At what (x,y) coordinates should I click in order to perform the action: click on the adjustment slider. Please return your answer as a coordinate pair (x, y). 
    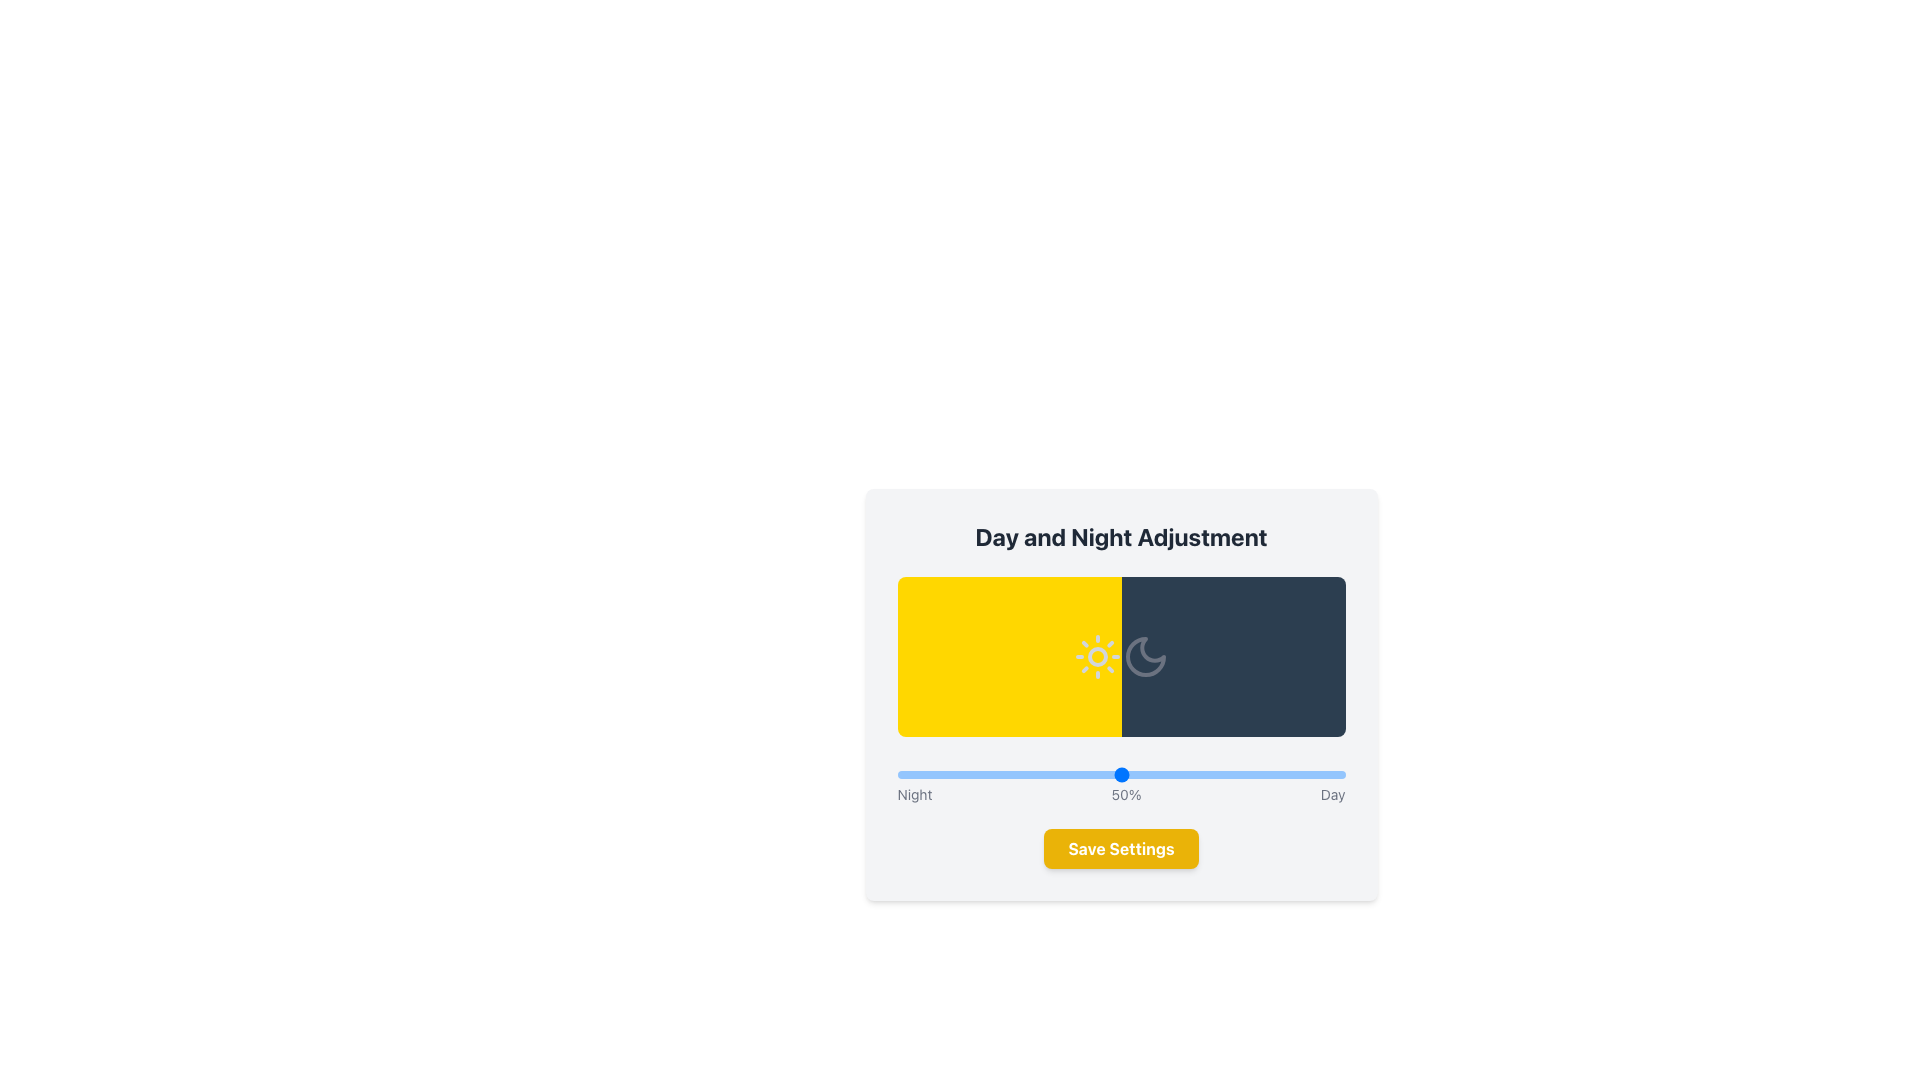
    Looking at the image, I should click on (1084, 774).